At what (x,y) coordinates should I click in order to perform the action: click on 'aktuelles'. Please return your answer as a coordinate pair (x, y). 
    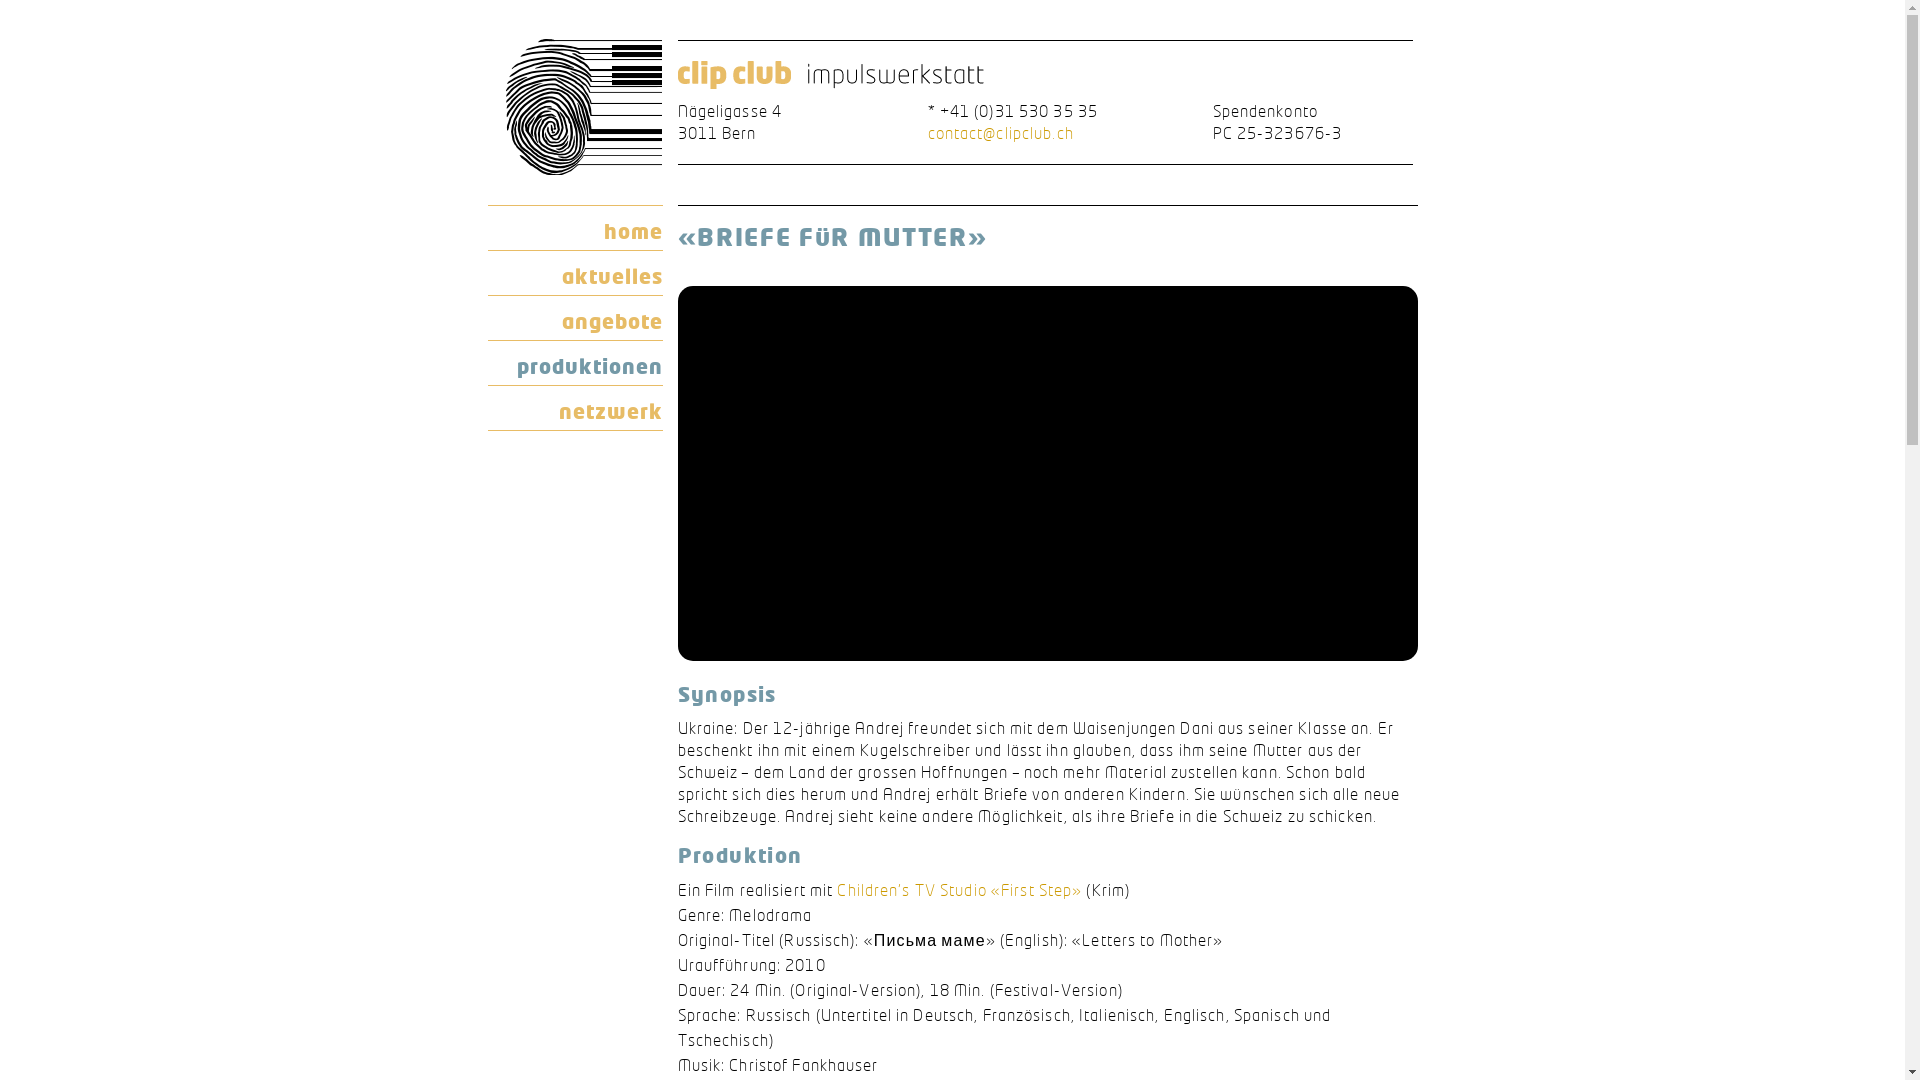
    Looking at the image, I should click on (574, 273).